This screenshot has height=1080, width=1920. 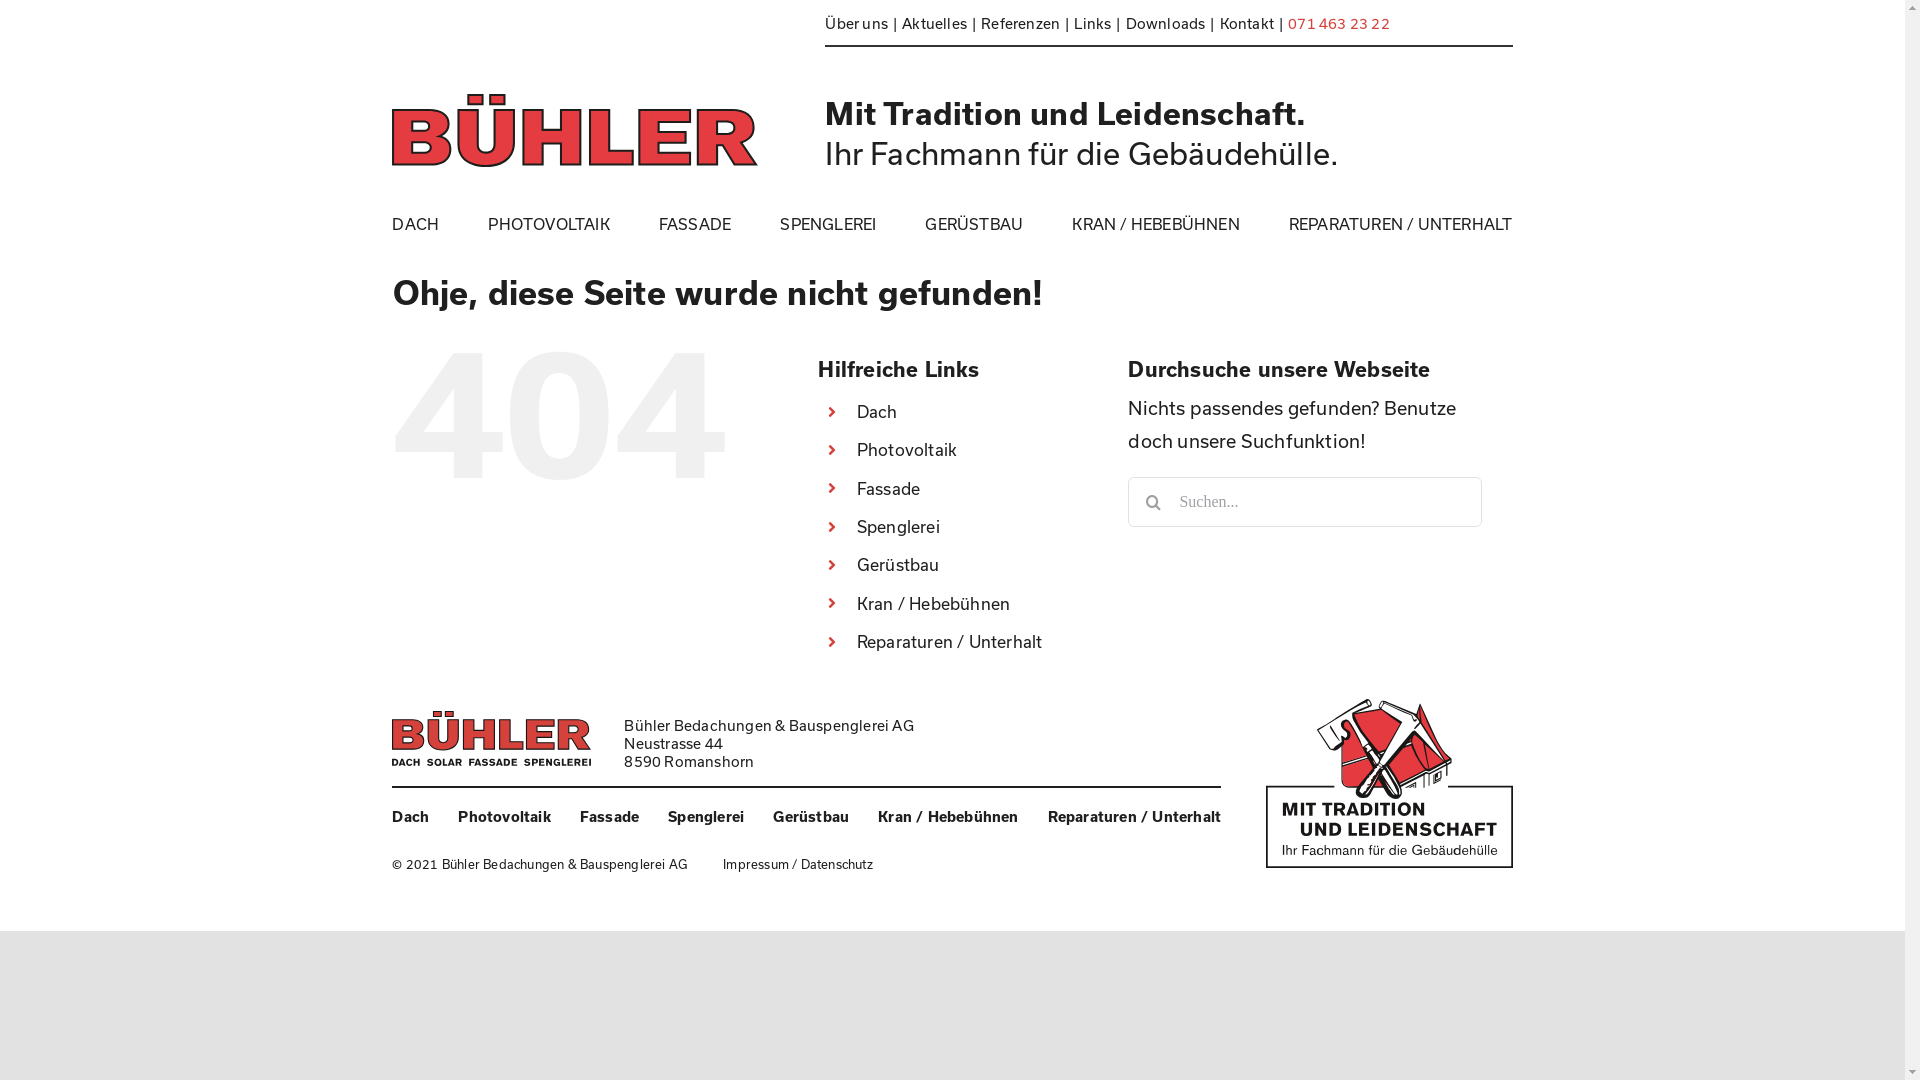 What do you see at coordinates (1287, 22) in the screenshot?
I see `'071 463 23 22'` at bounding box center [1287, 22].